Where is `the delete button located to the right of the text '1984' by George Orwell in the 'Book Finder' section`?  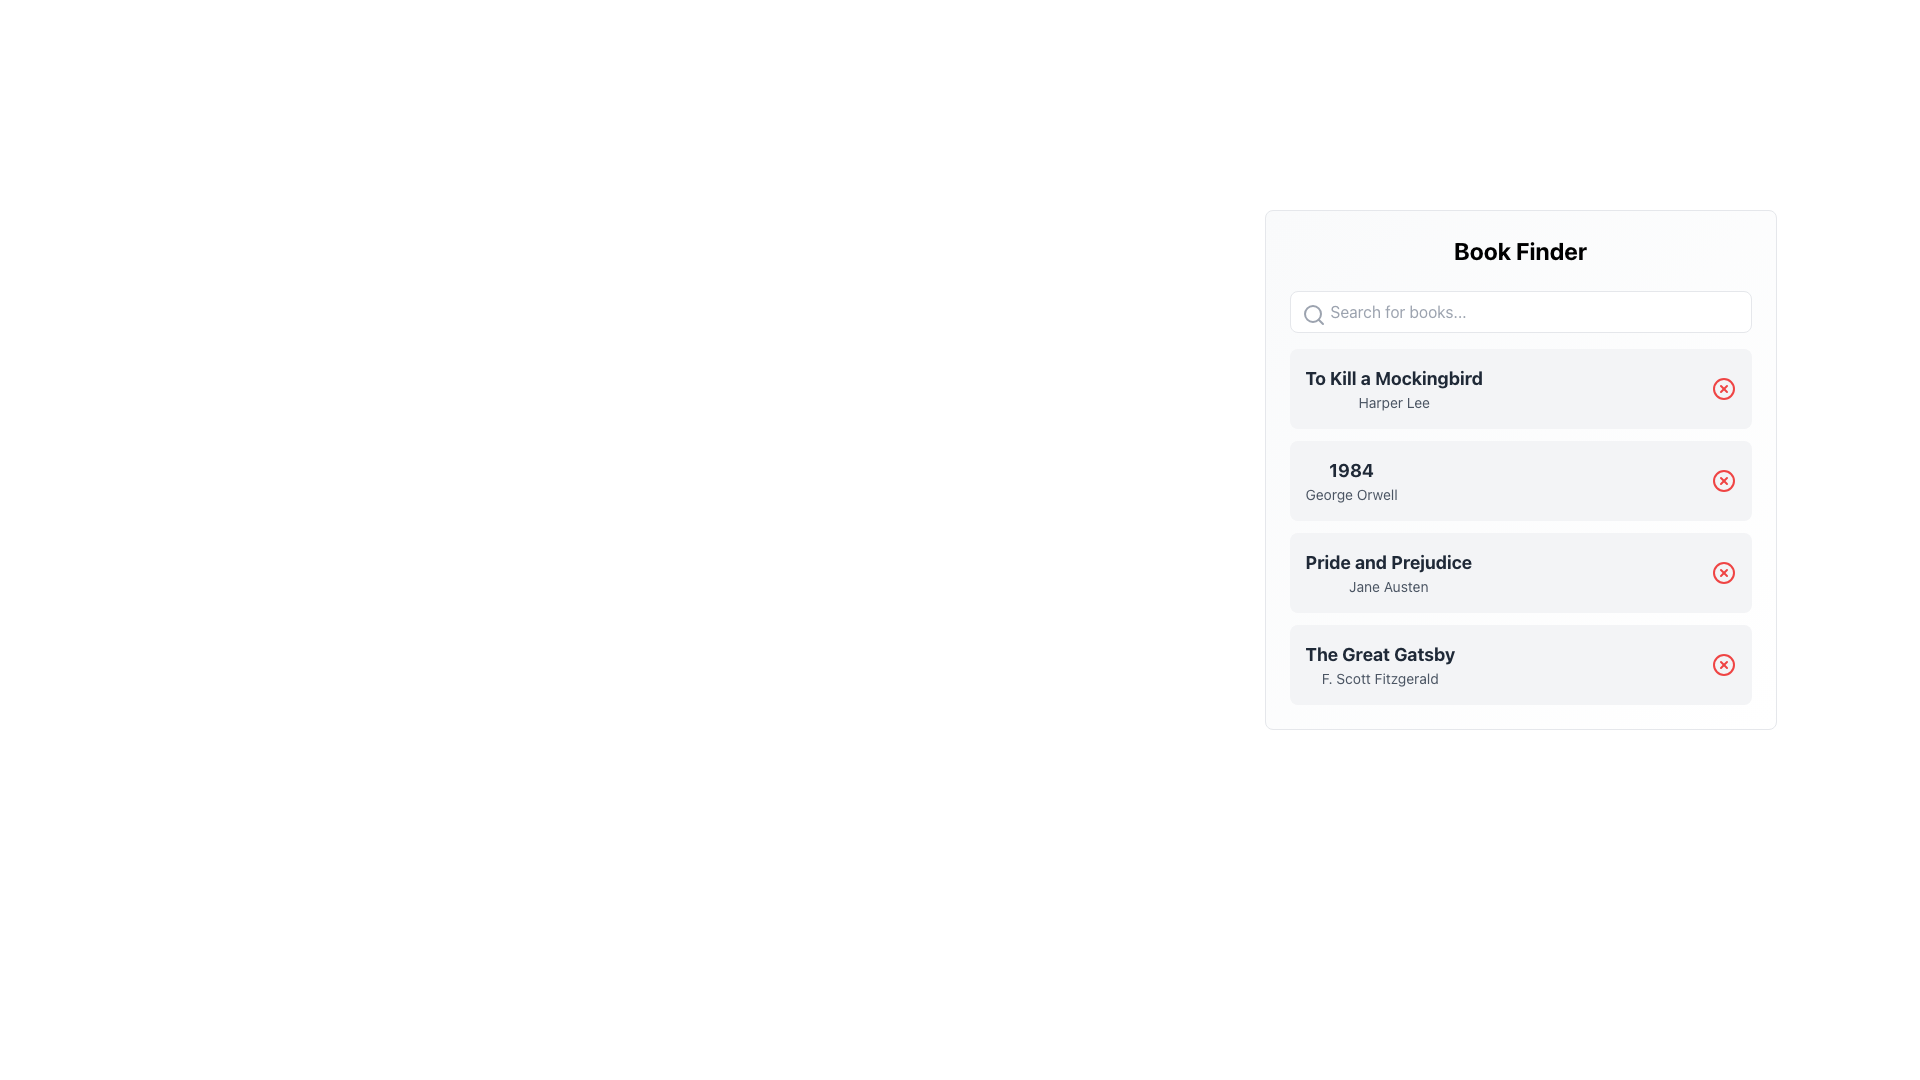 the delete button located to the right of the text '1984' by George Orwell in the 'Book Finder' section is located at coordinates (1722, 481).